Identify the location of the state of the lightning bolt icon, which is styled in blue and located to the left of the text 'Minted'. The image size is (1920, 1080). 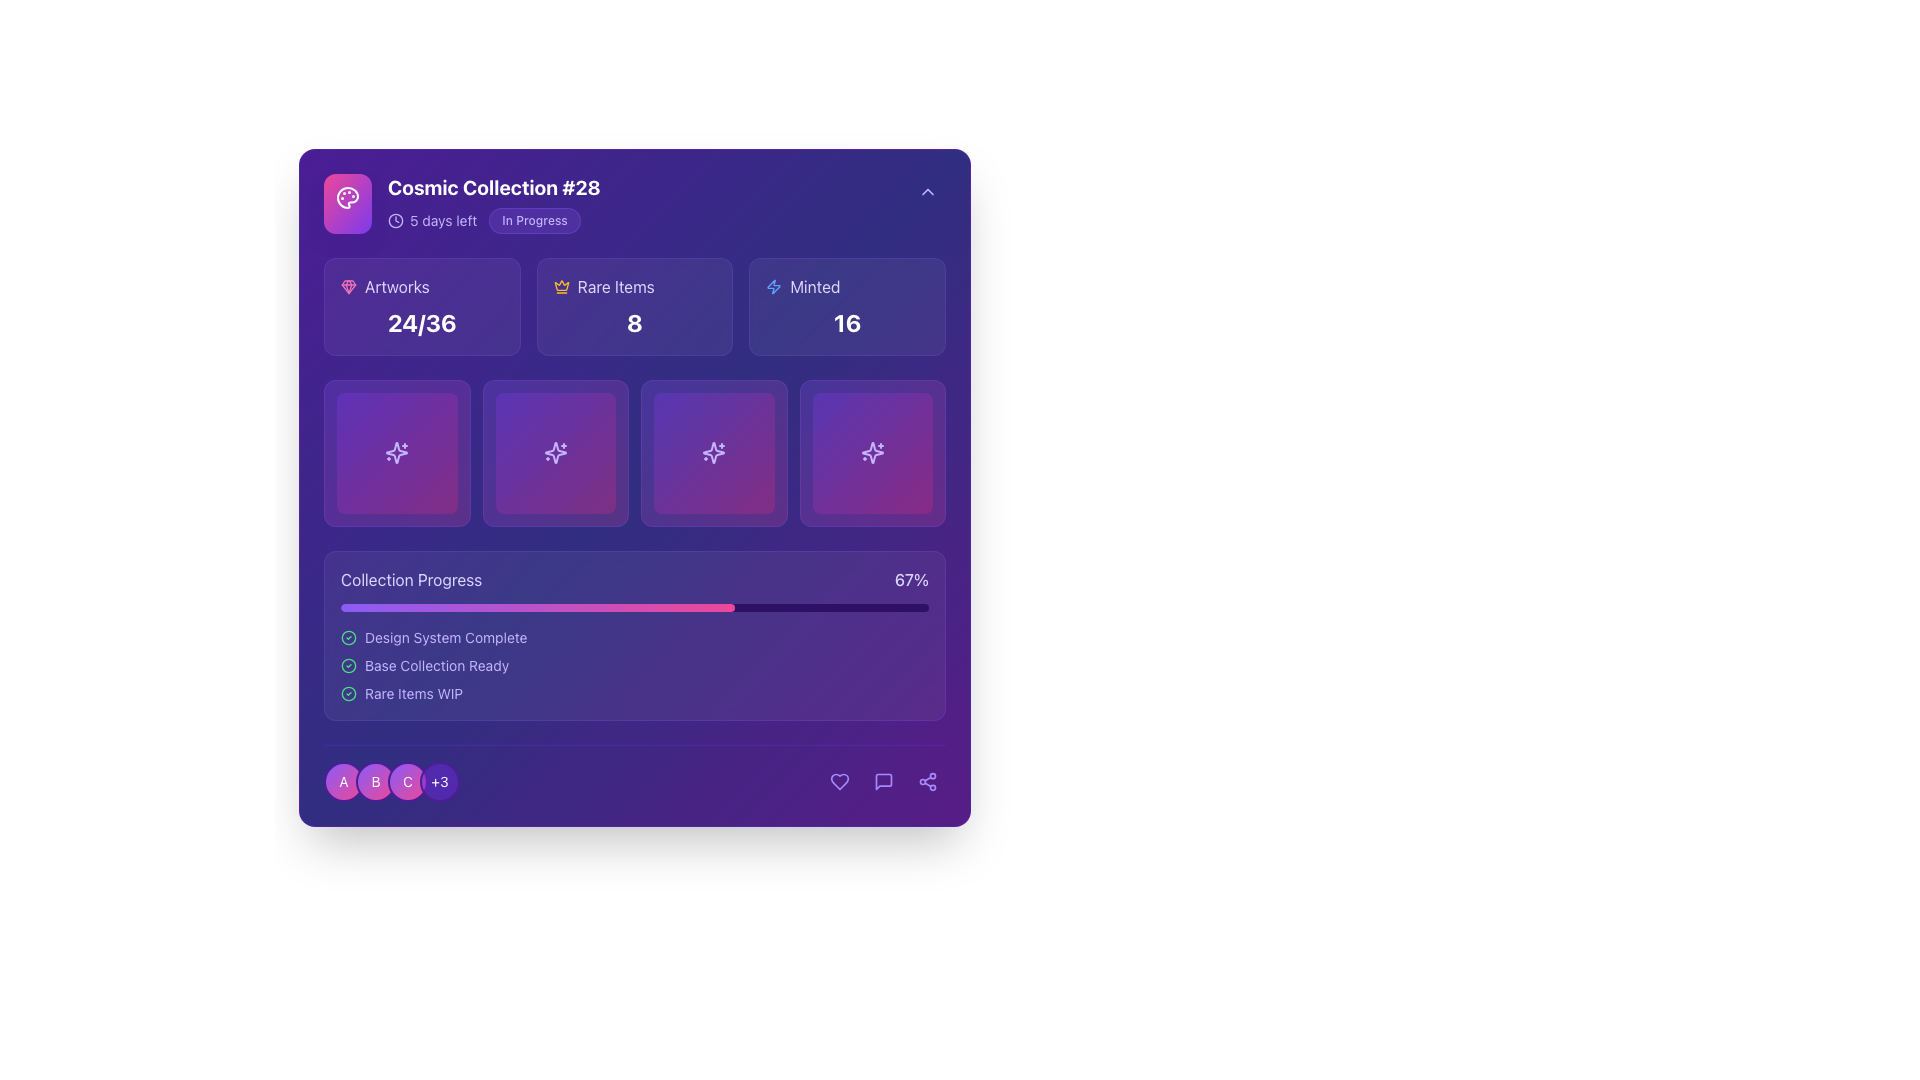
(773, 286).